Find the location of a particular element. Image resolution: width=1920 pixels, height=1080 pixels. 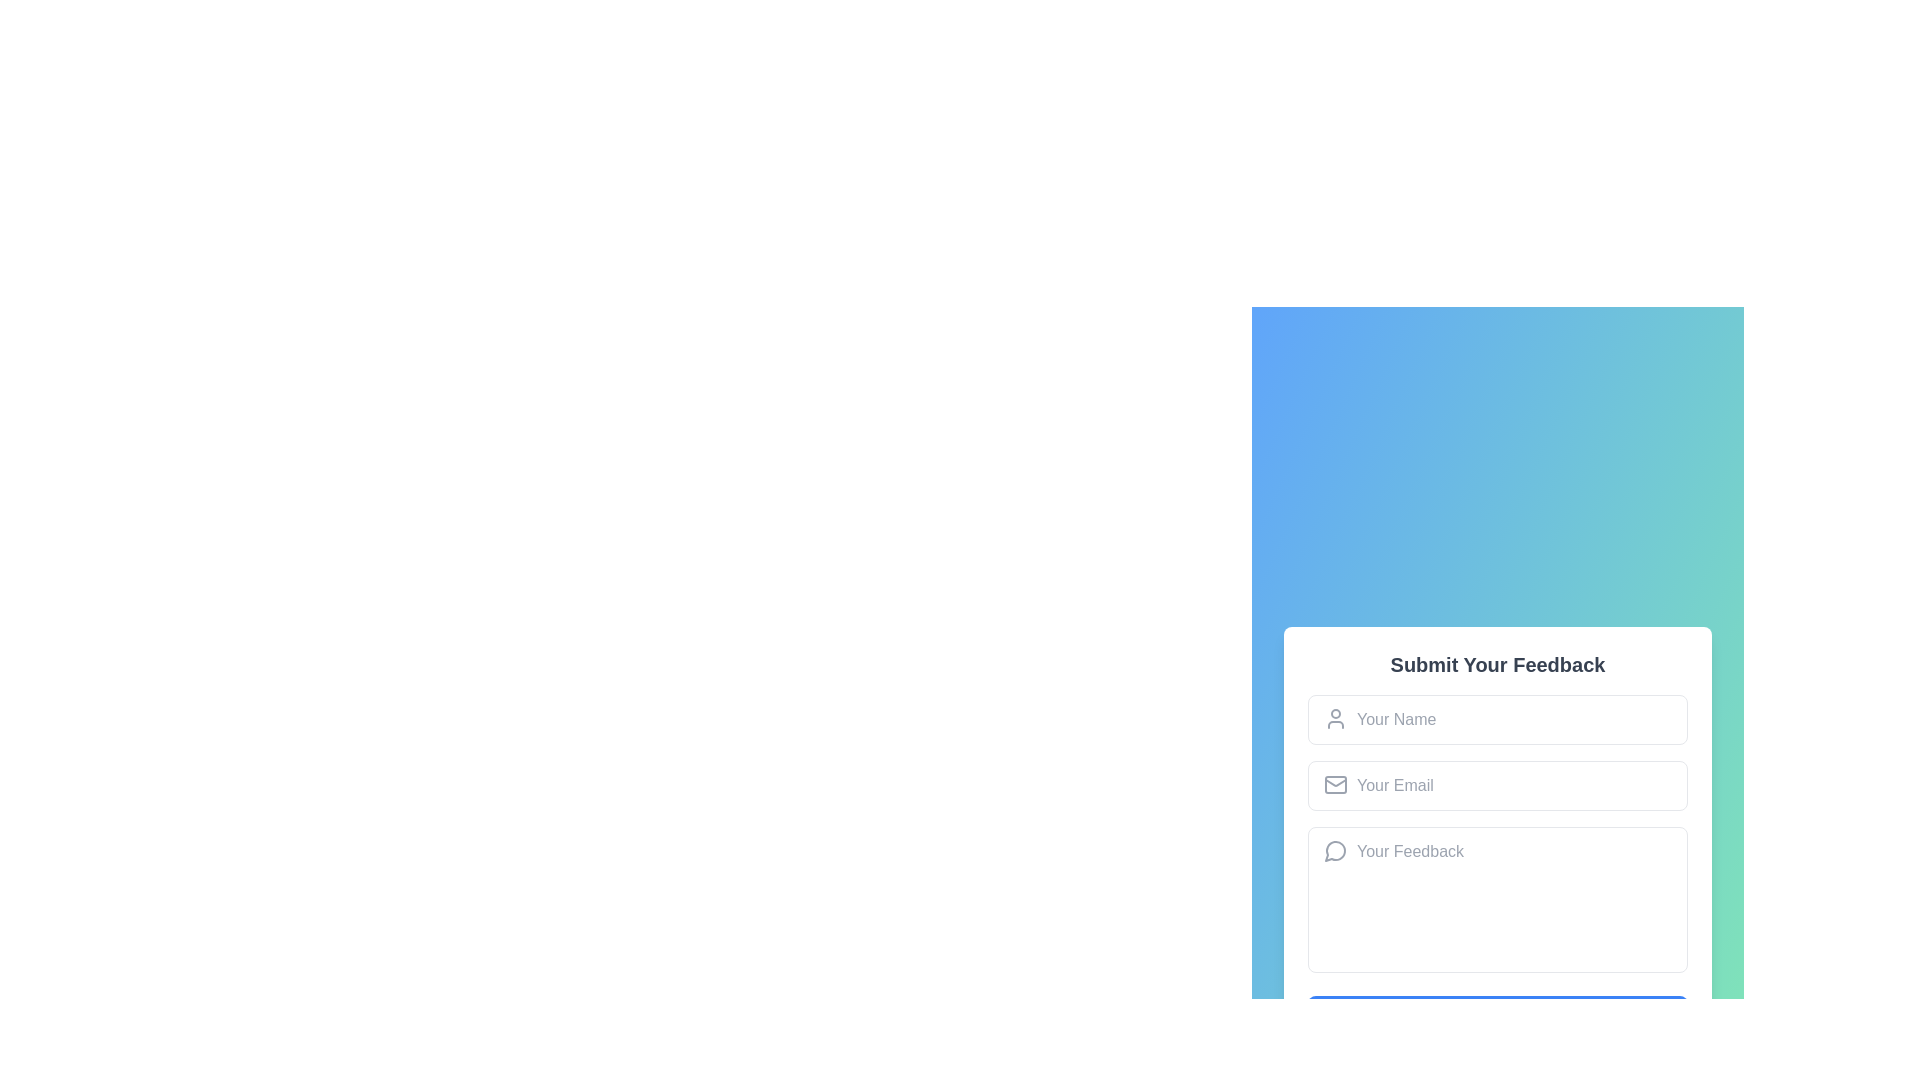

the Decorative Icon resembling an envelope located to the left of the 'Your Email' input field in the feedback form interface is located at coordinates (1335, 783).